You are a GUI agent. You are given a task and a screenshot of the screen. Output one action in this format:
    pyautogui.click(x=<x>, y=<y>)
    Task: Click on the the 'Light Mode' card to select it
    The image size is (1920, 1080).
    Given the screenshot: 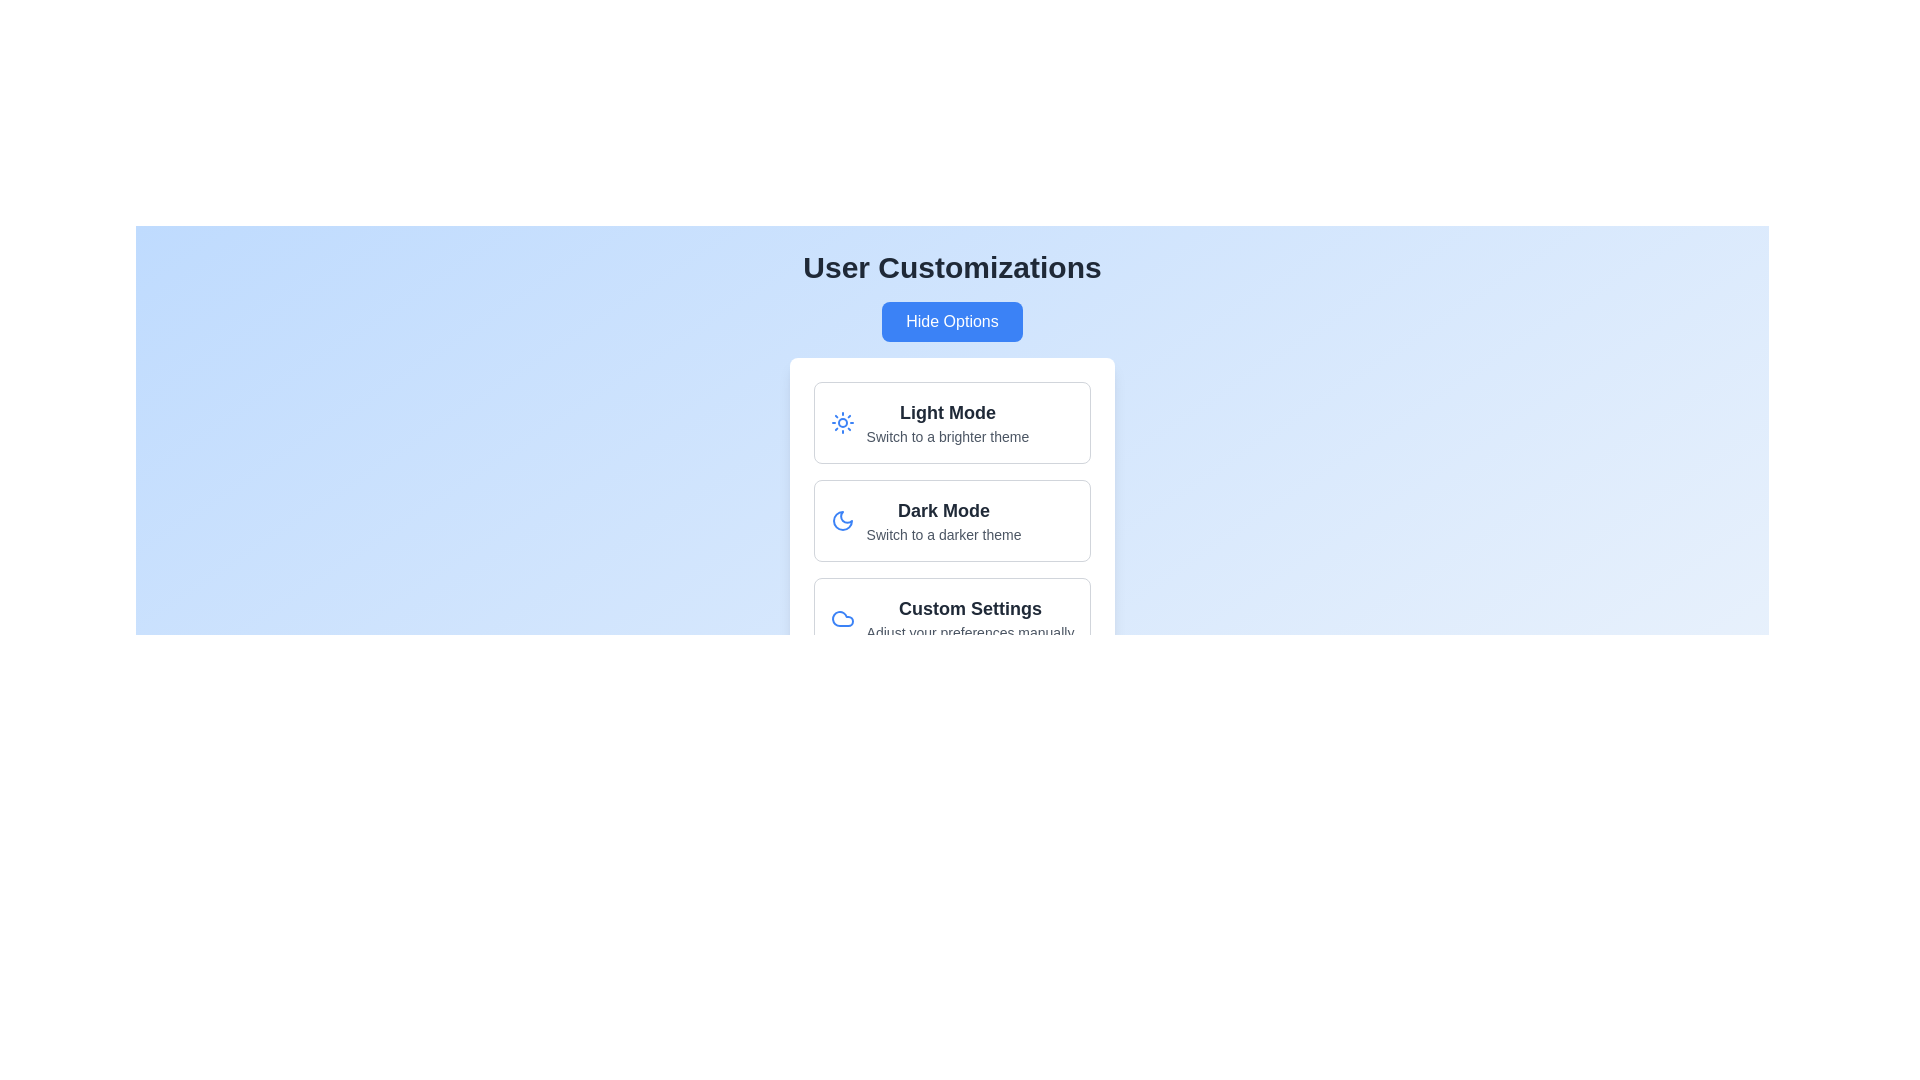 What is the action you would take?
    pyautogui.click(x=951, y=422)
    